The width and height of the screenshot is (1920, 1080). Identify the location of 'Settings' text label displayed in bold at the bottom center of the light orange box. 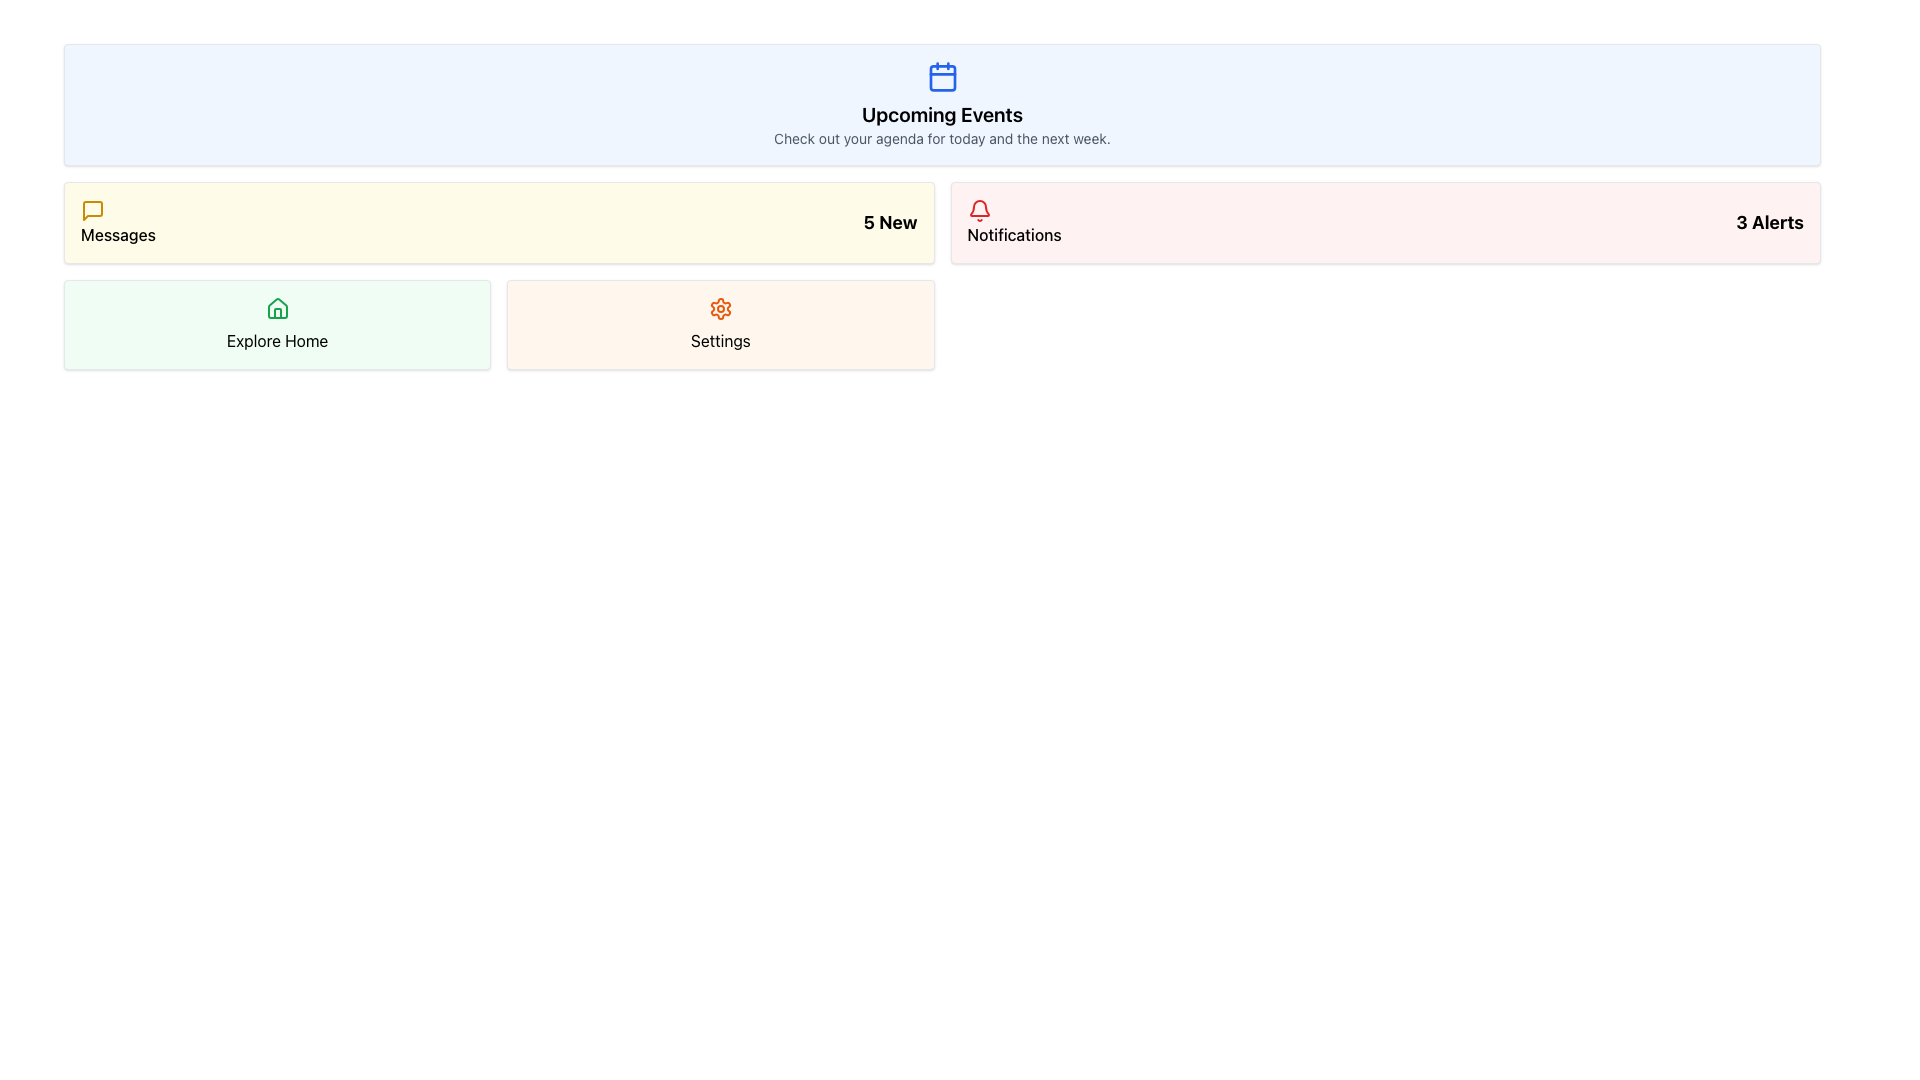
(720, 339).